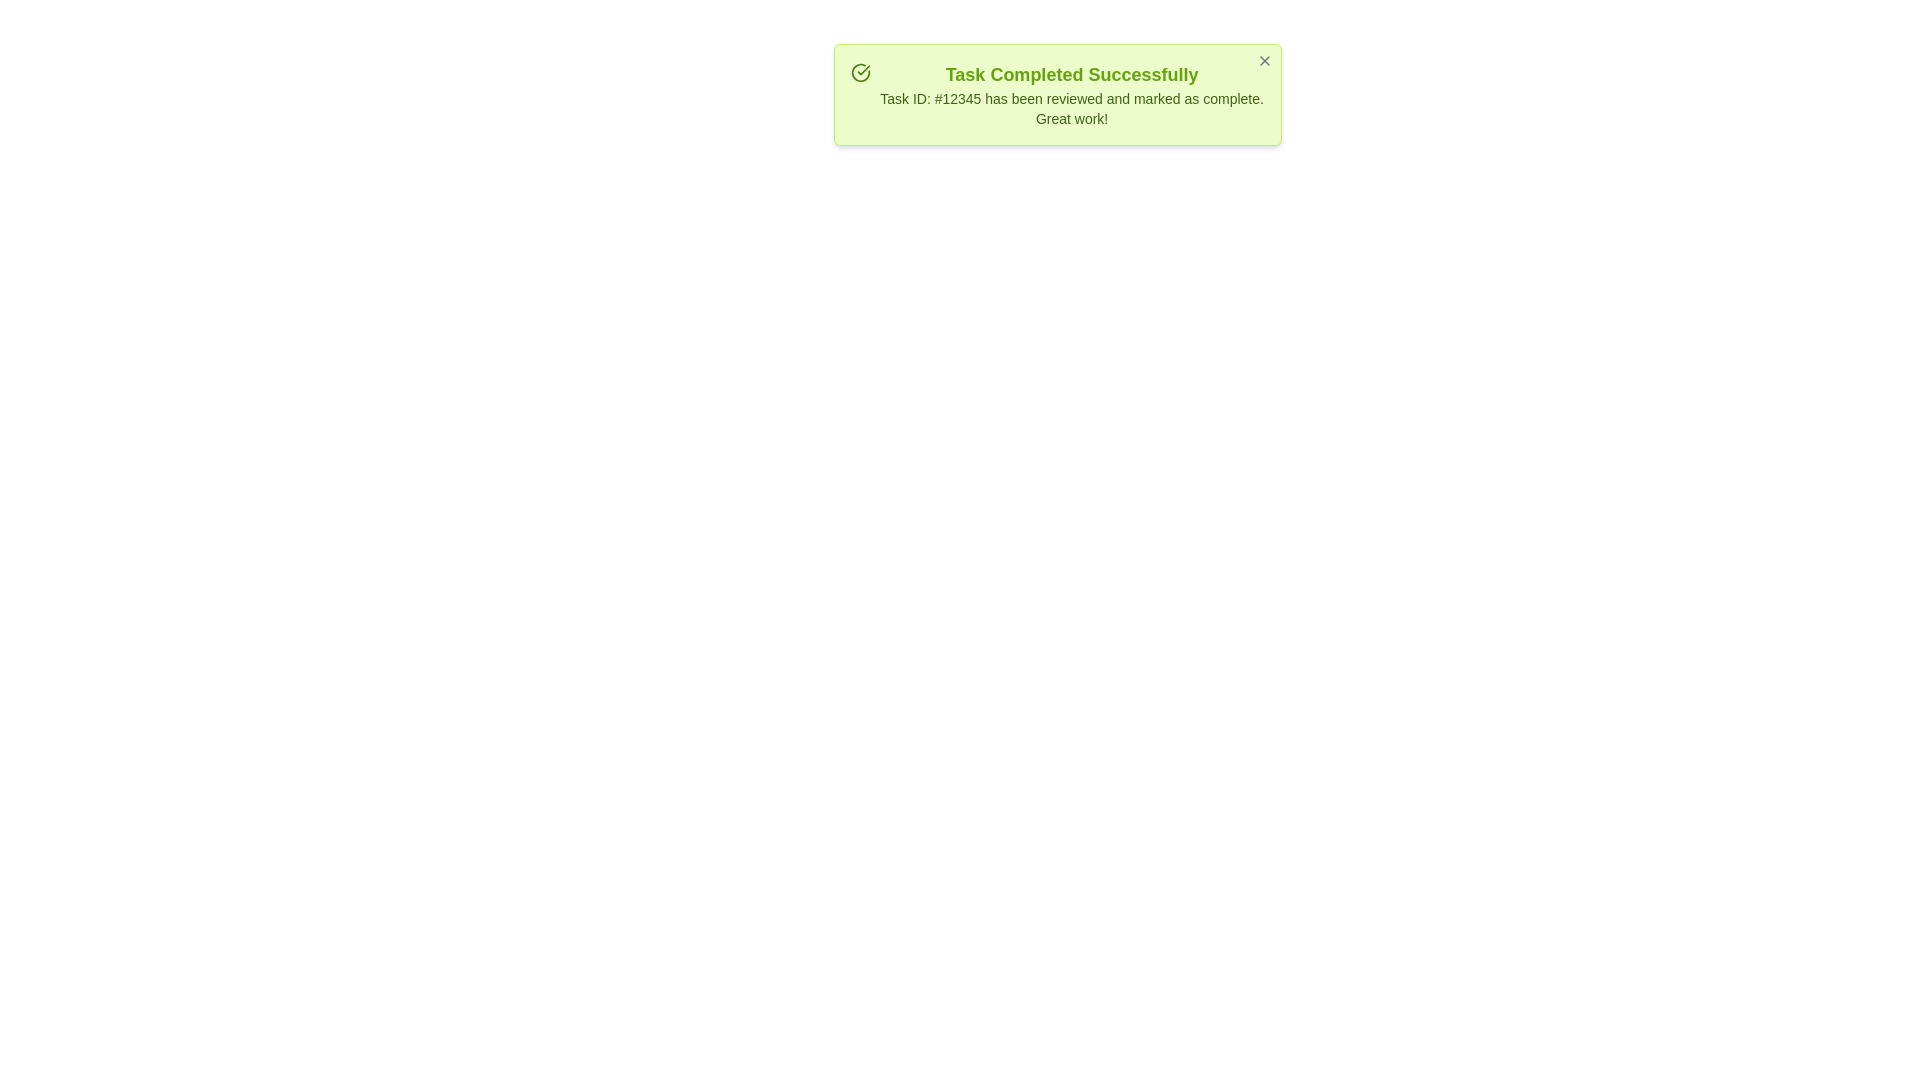 This screenshot has width=1920, height=1080. What do you see at coordinates (860, 72) in the screenshot?
I see `the icon to observe its behavior` at bounding box center [860, 72].